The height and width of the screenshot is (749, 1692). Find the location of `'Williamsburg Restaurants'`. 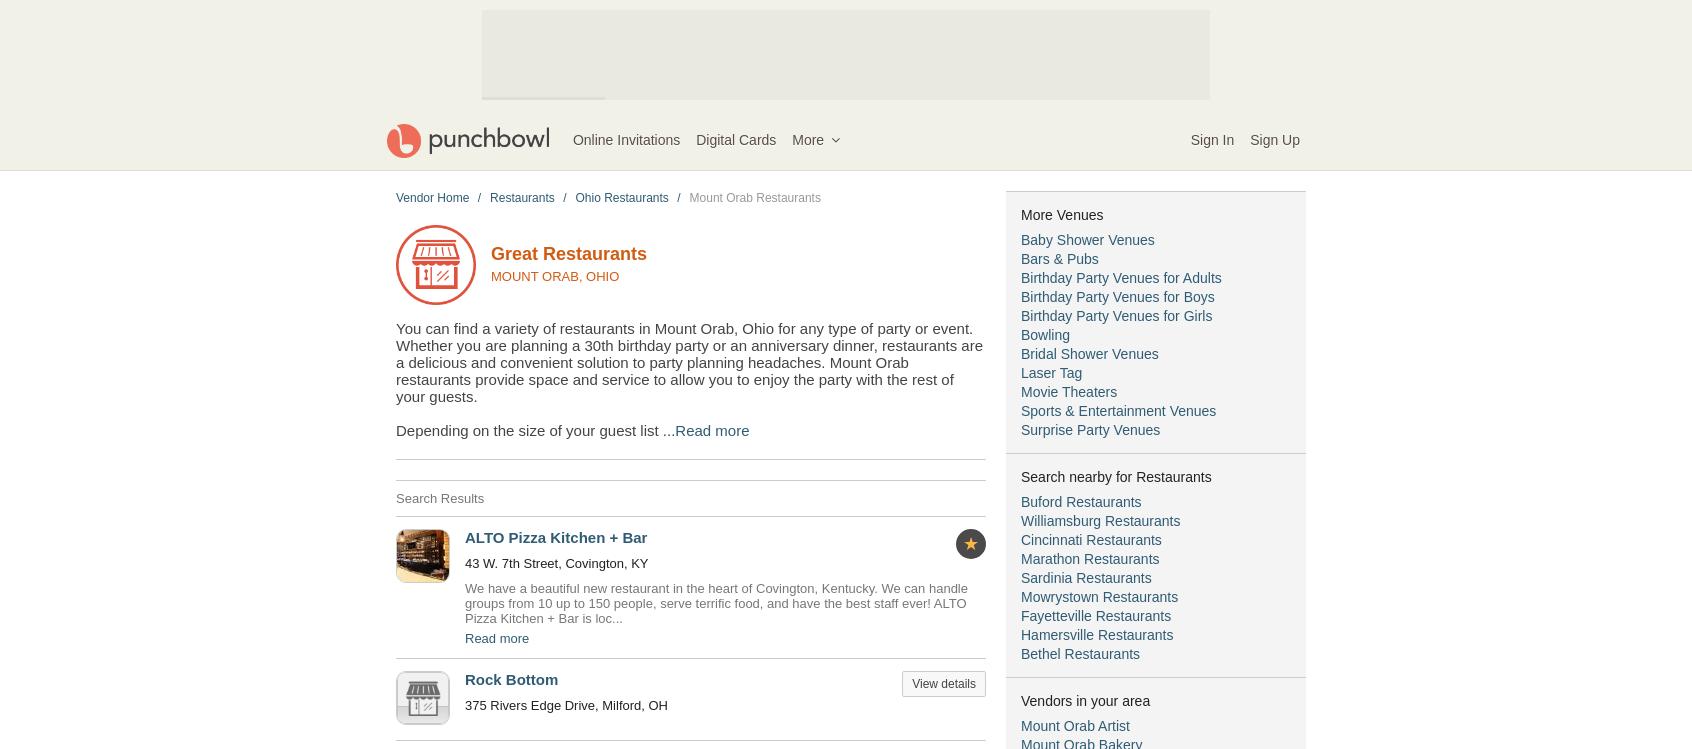

'Williamsburg Restaurants' is located at coordinates (1100, 520).